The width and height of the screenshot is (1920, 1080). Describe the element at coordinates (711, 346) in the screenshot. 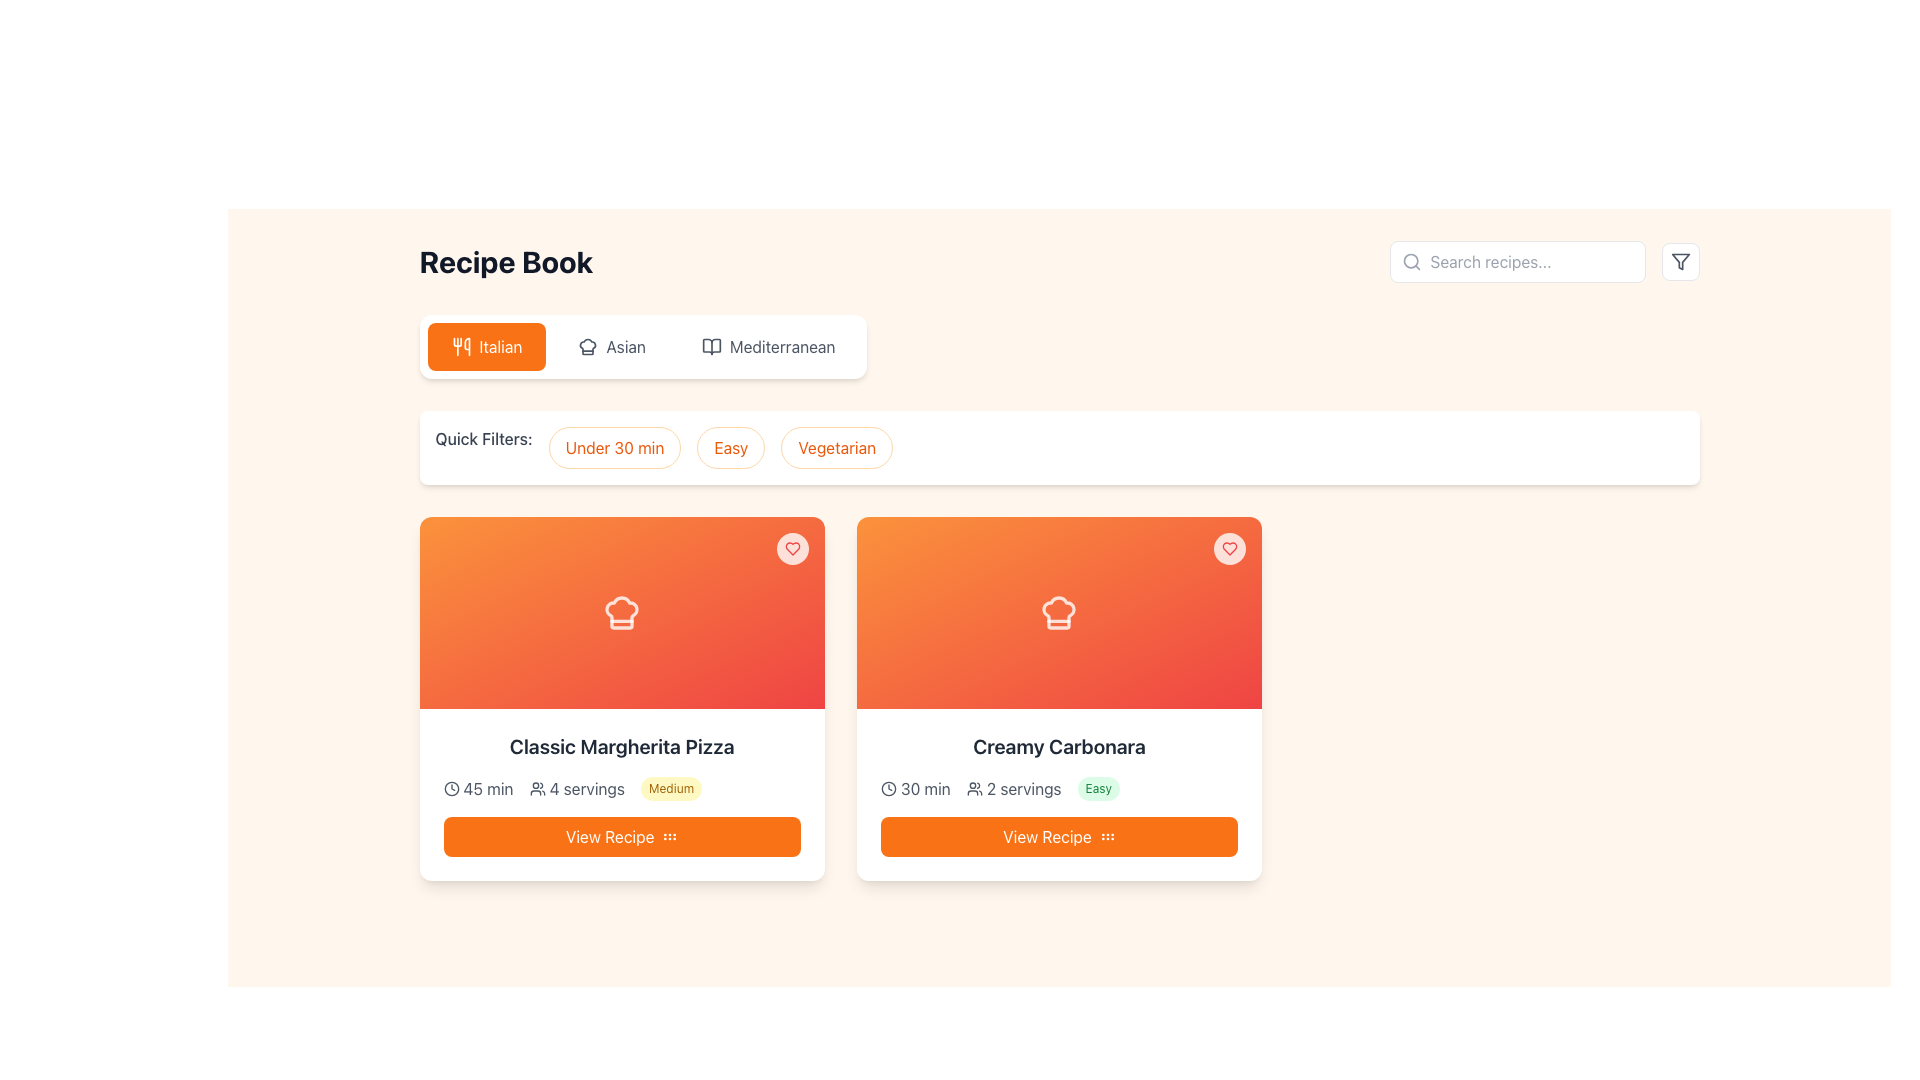

I see `the icon located to the left of the text 'Mediterranean' within the Mediterranean button to interact with the button` at that location.